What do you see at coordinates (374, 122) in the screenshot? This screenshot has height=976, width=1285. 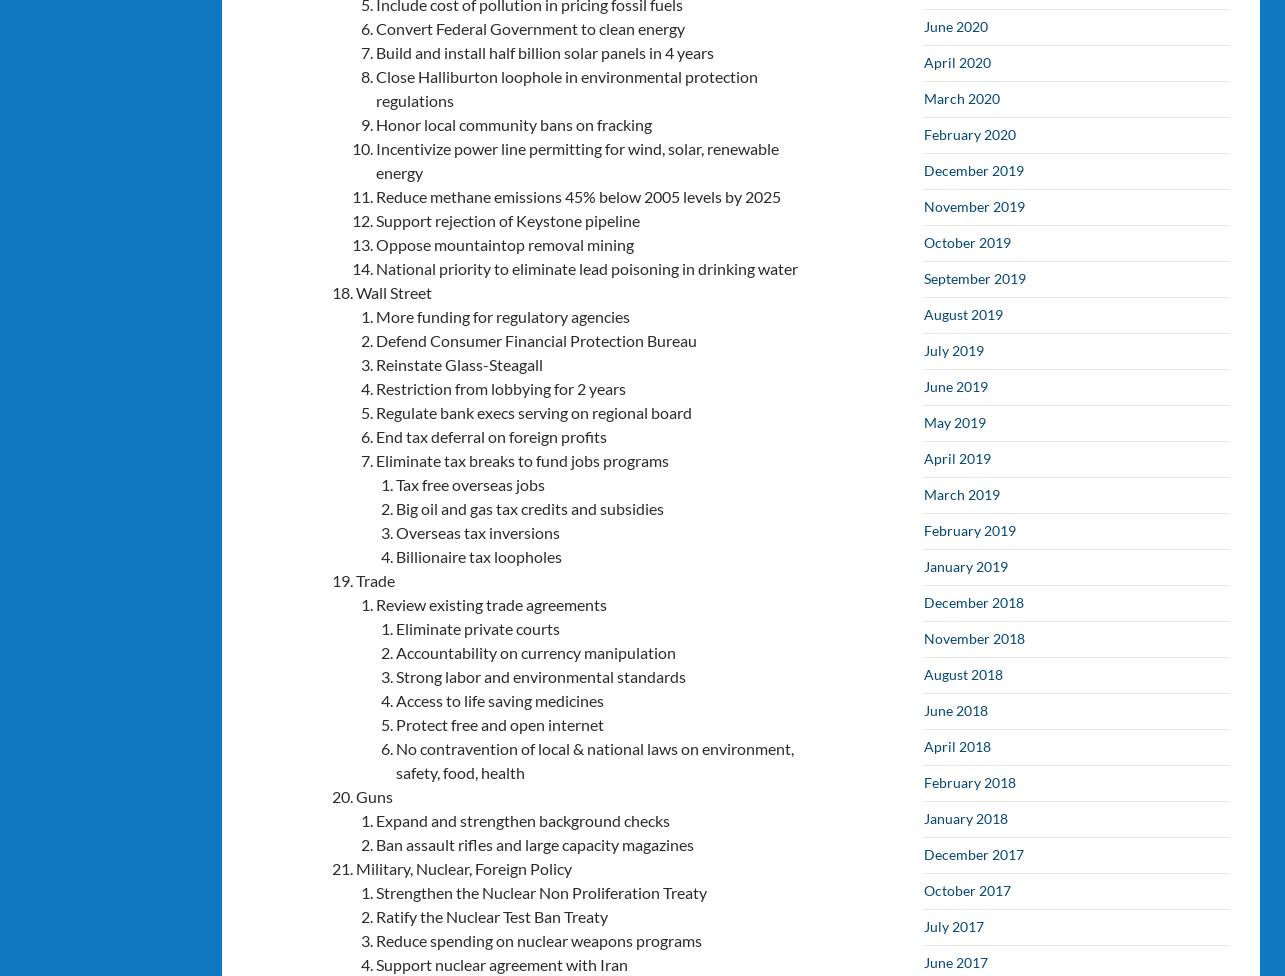 I see `'Honor local community bans on fracking'` at bounding box center [374, 122].